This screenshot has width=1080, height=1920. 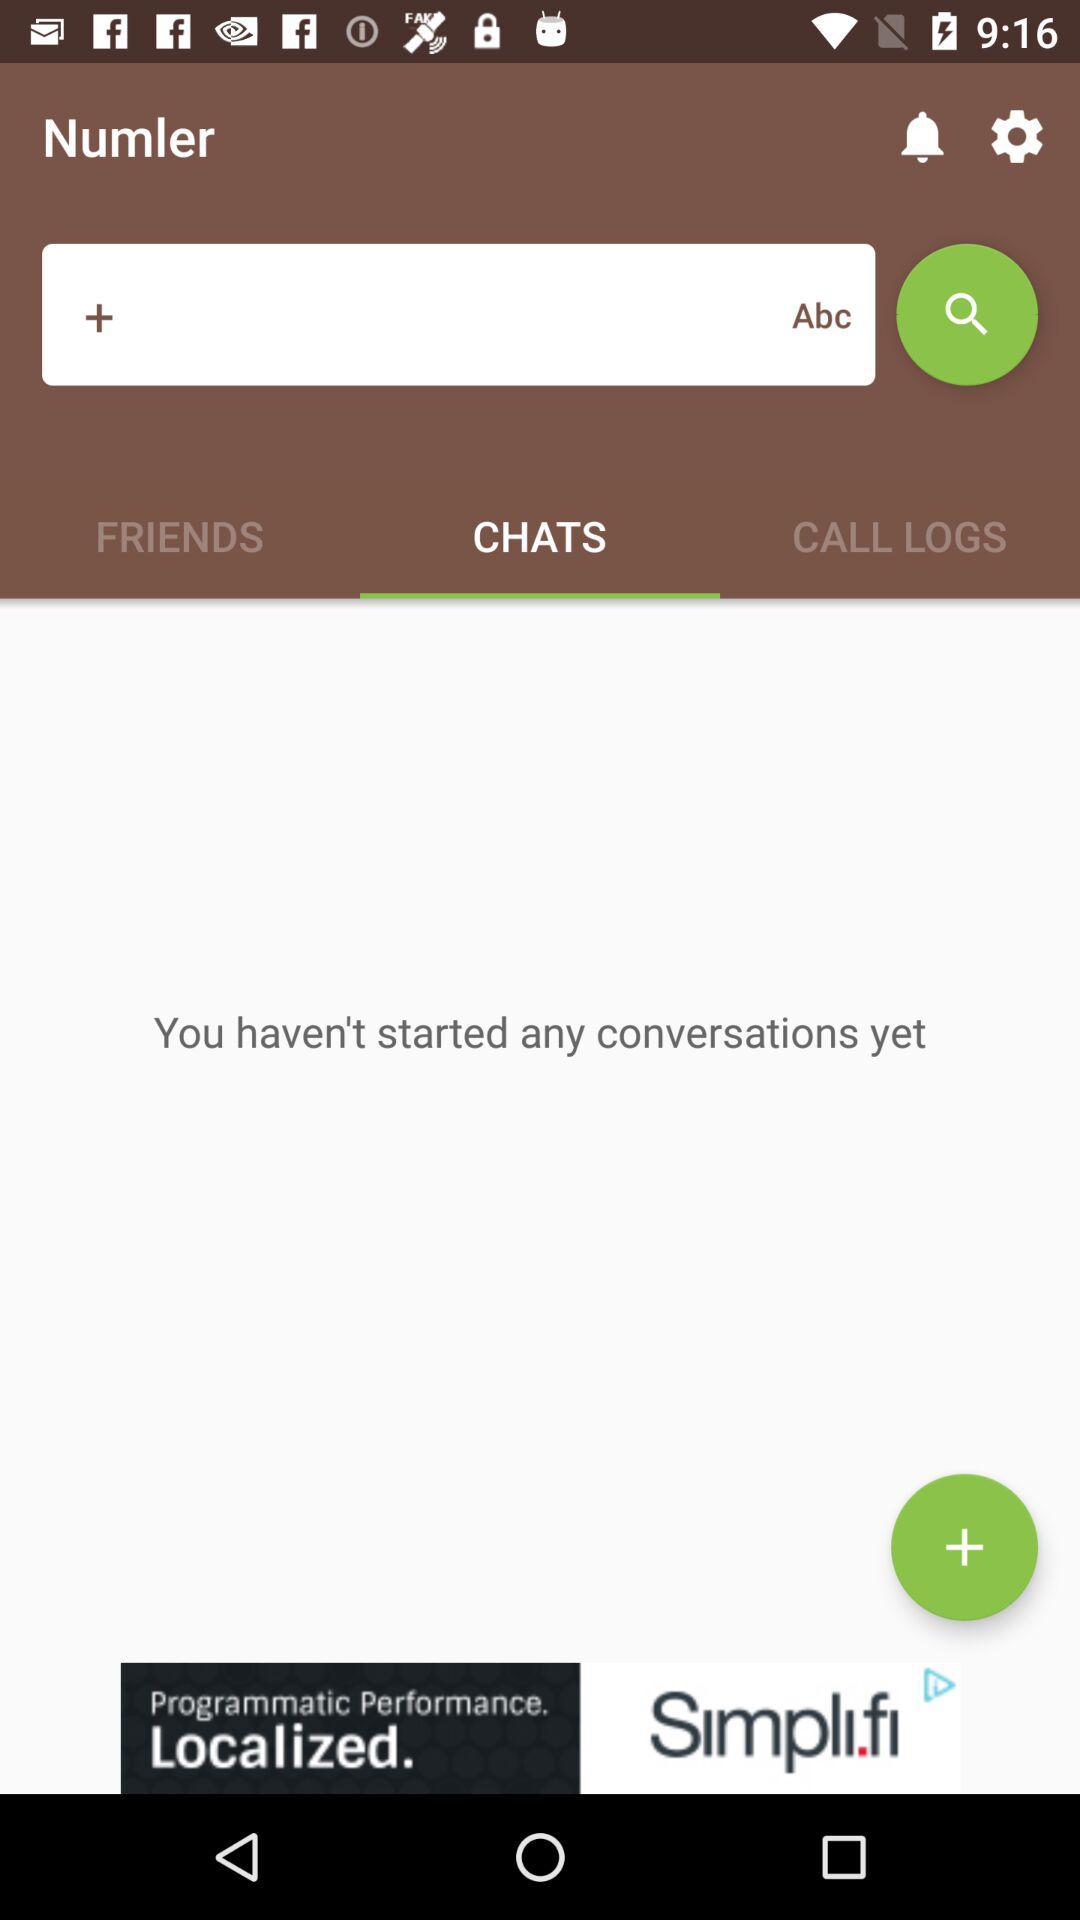 What do you see at coordinates (963, 1546) in the screenshot?
I see `the add icon` at bounding box center [963, 1546].